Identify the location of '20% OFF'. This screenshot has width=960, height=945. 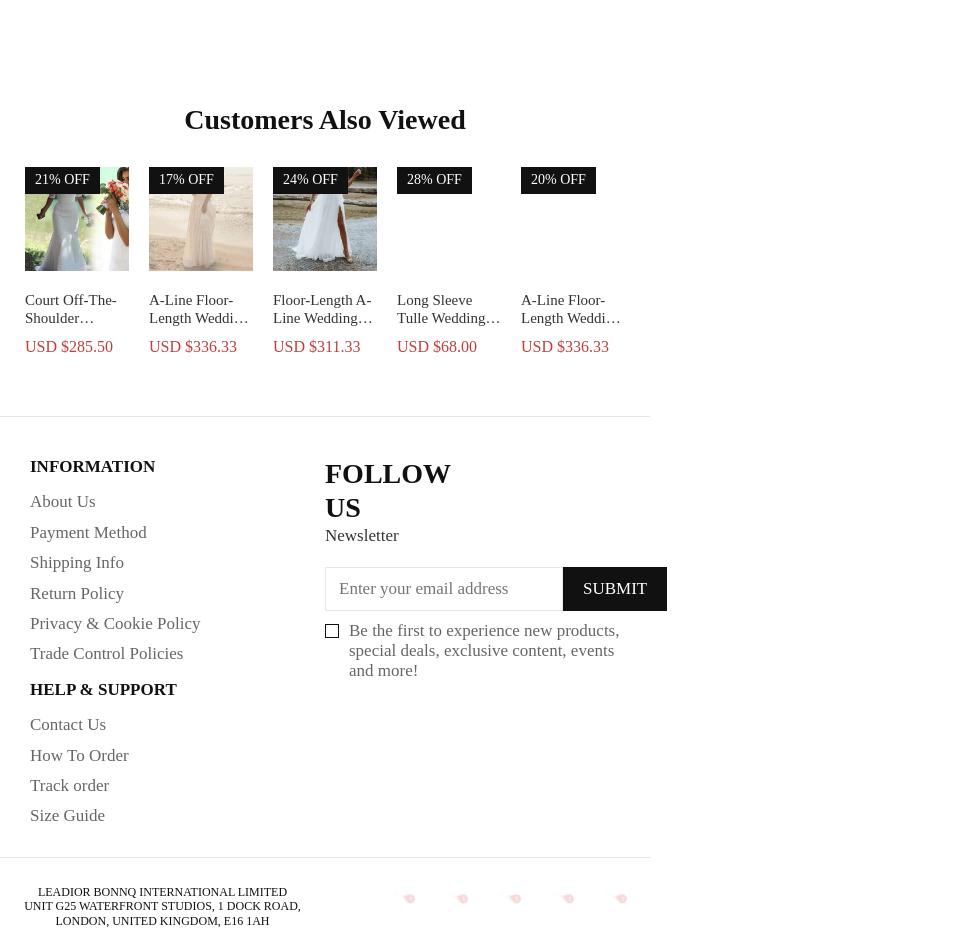
(529, 178).